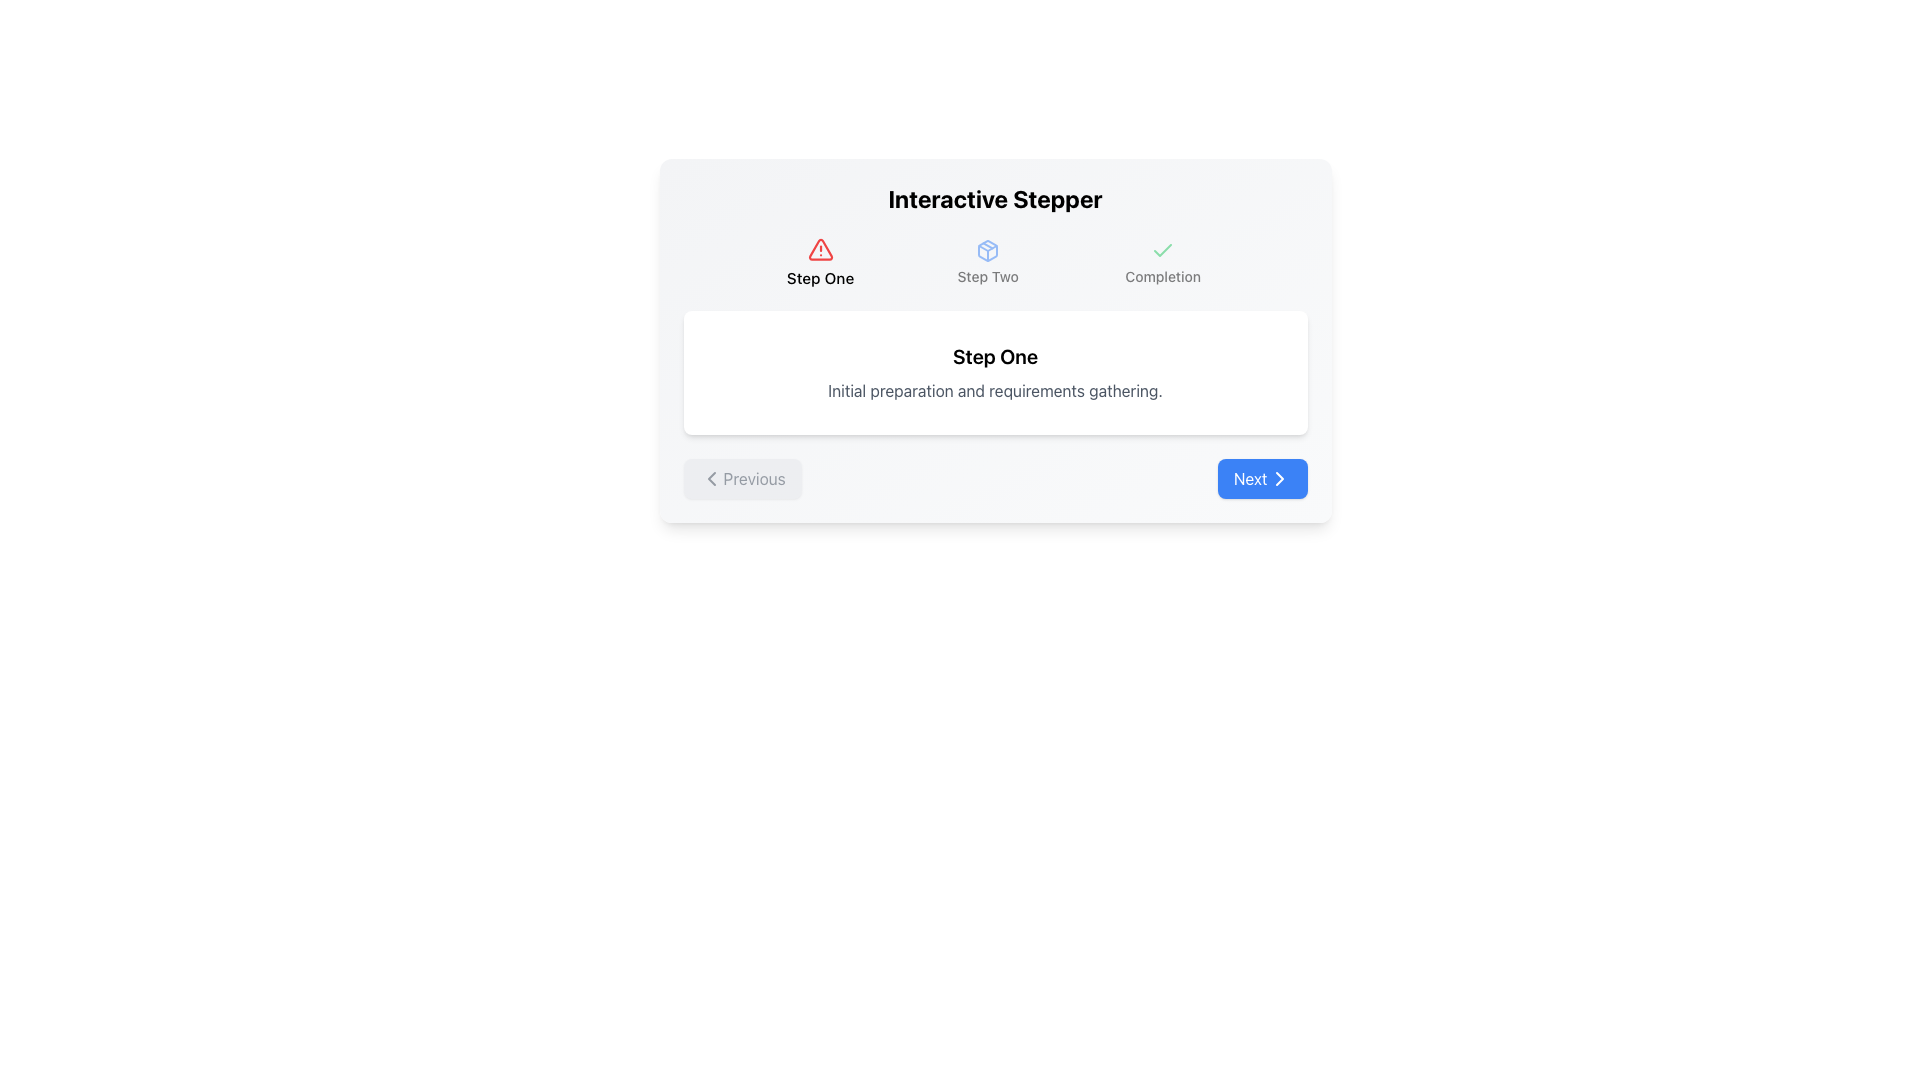  I want to click on the 'Previous' button with a light gray background and rounded corners, located at the bottom-left corner of the navigation bar, so click(741, 478).